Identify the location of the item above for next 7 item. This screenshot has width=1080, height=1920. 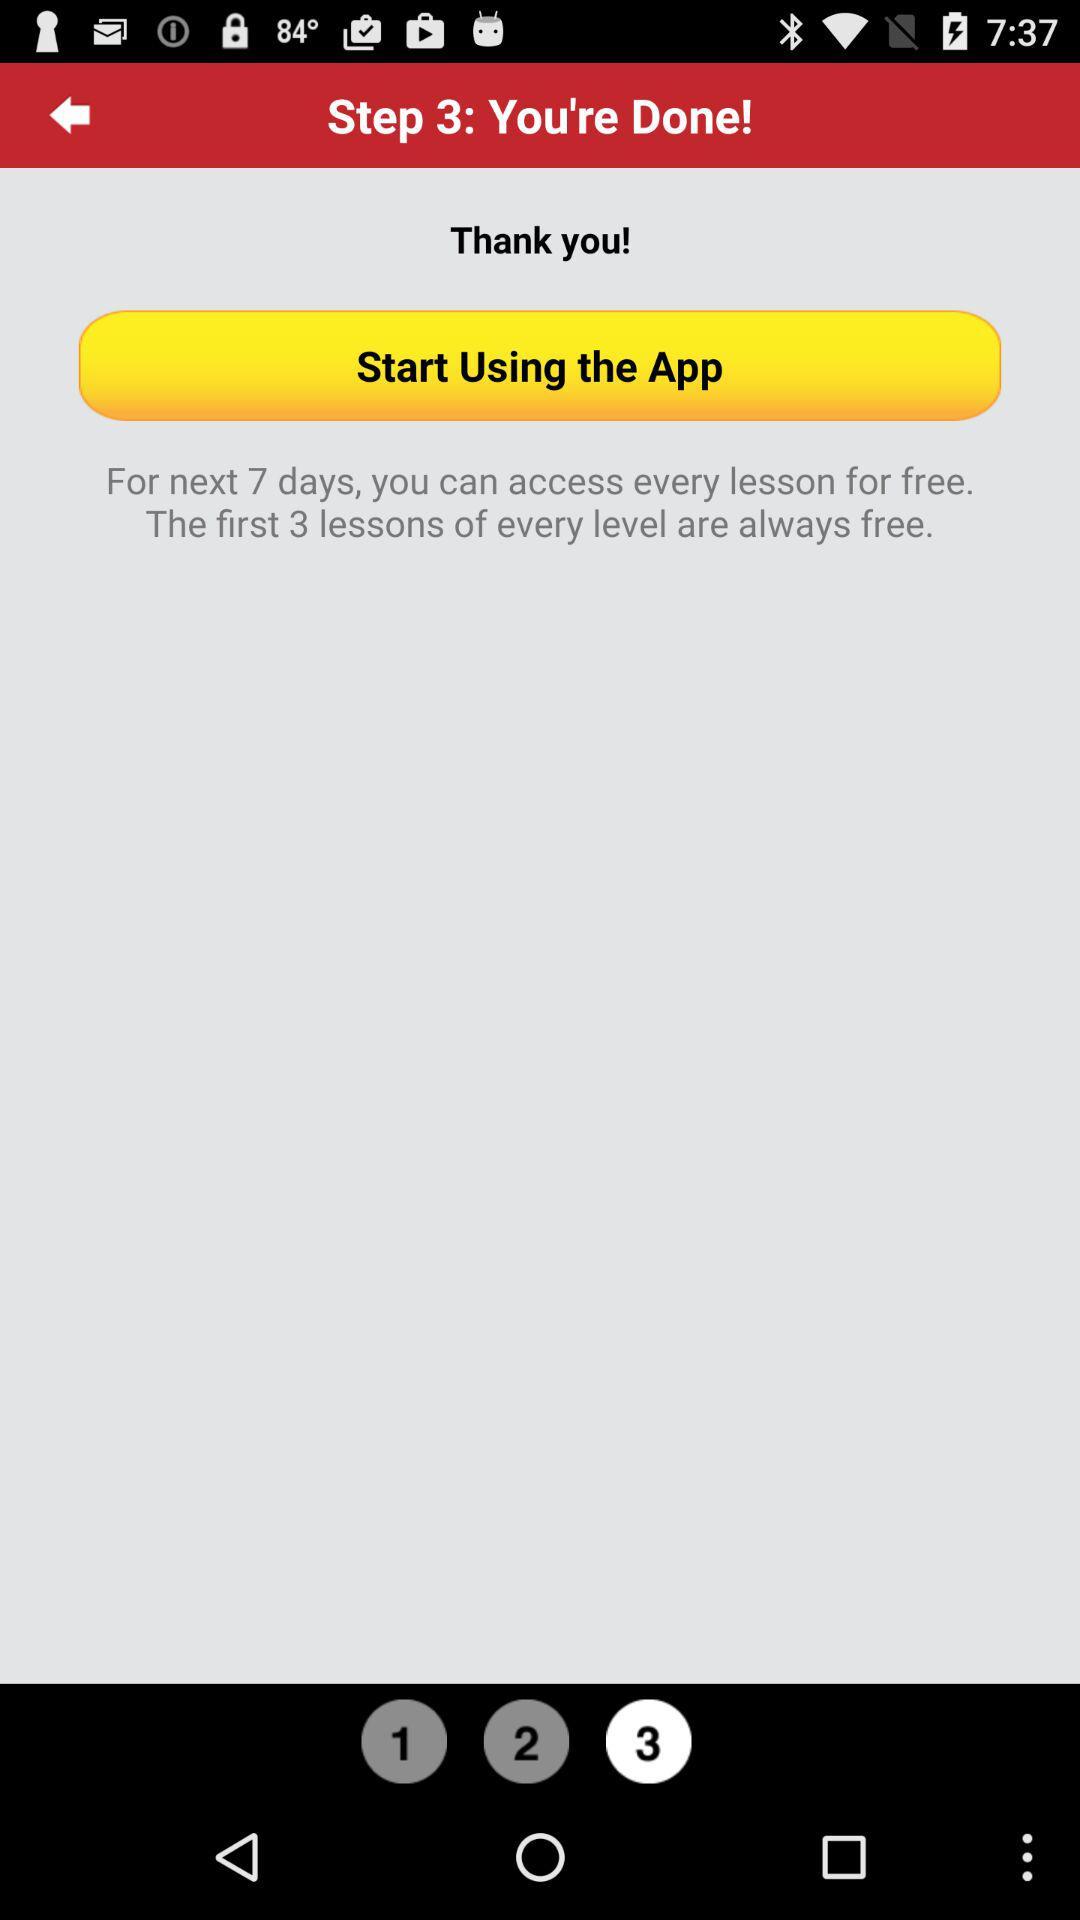
(540, 365).